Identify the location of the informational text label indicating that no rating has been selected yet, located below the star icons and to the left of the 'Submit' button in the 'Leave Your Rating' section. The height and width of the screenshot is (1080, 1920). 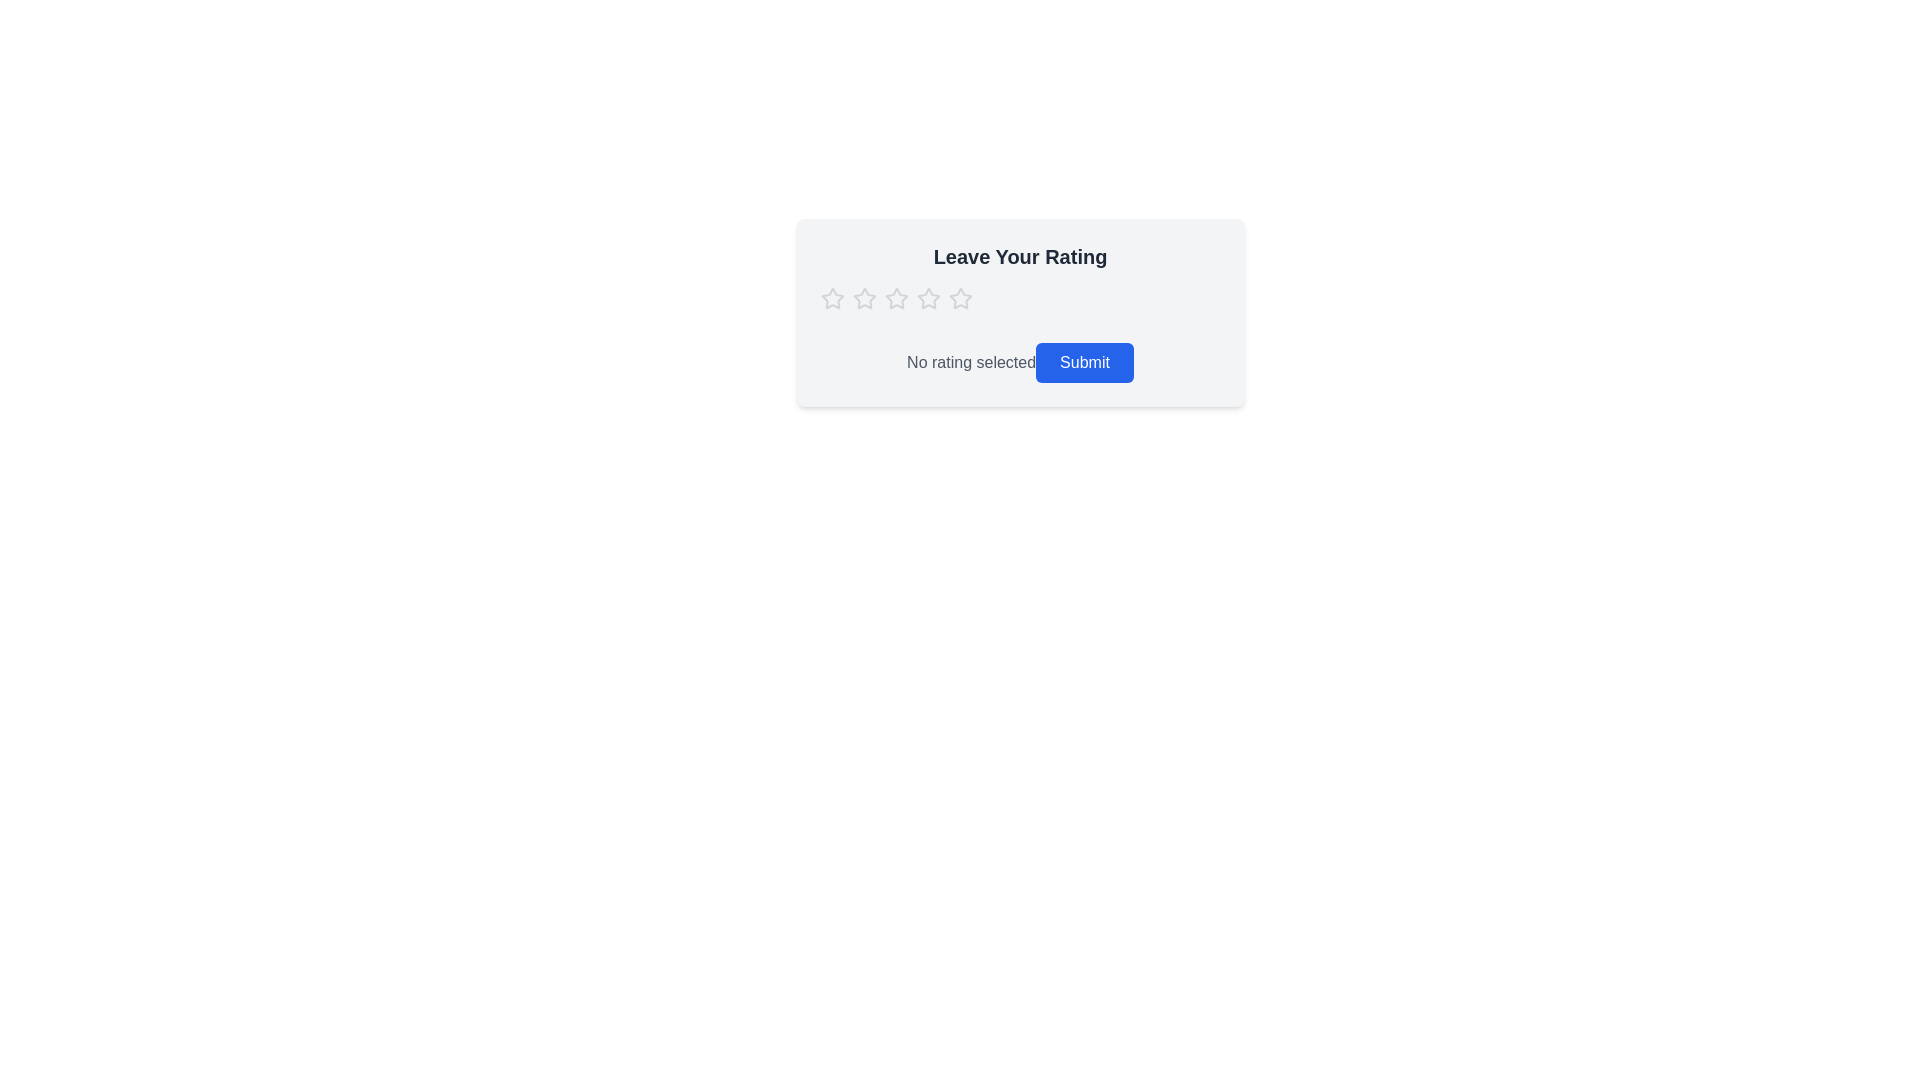
(971, 362).